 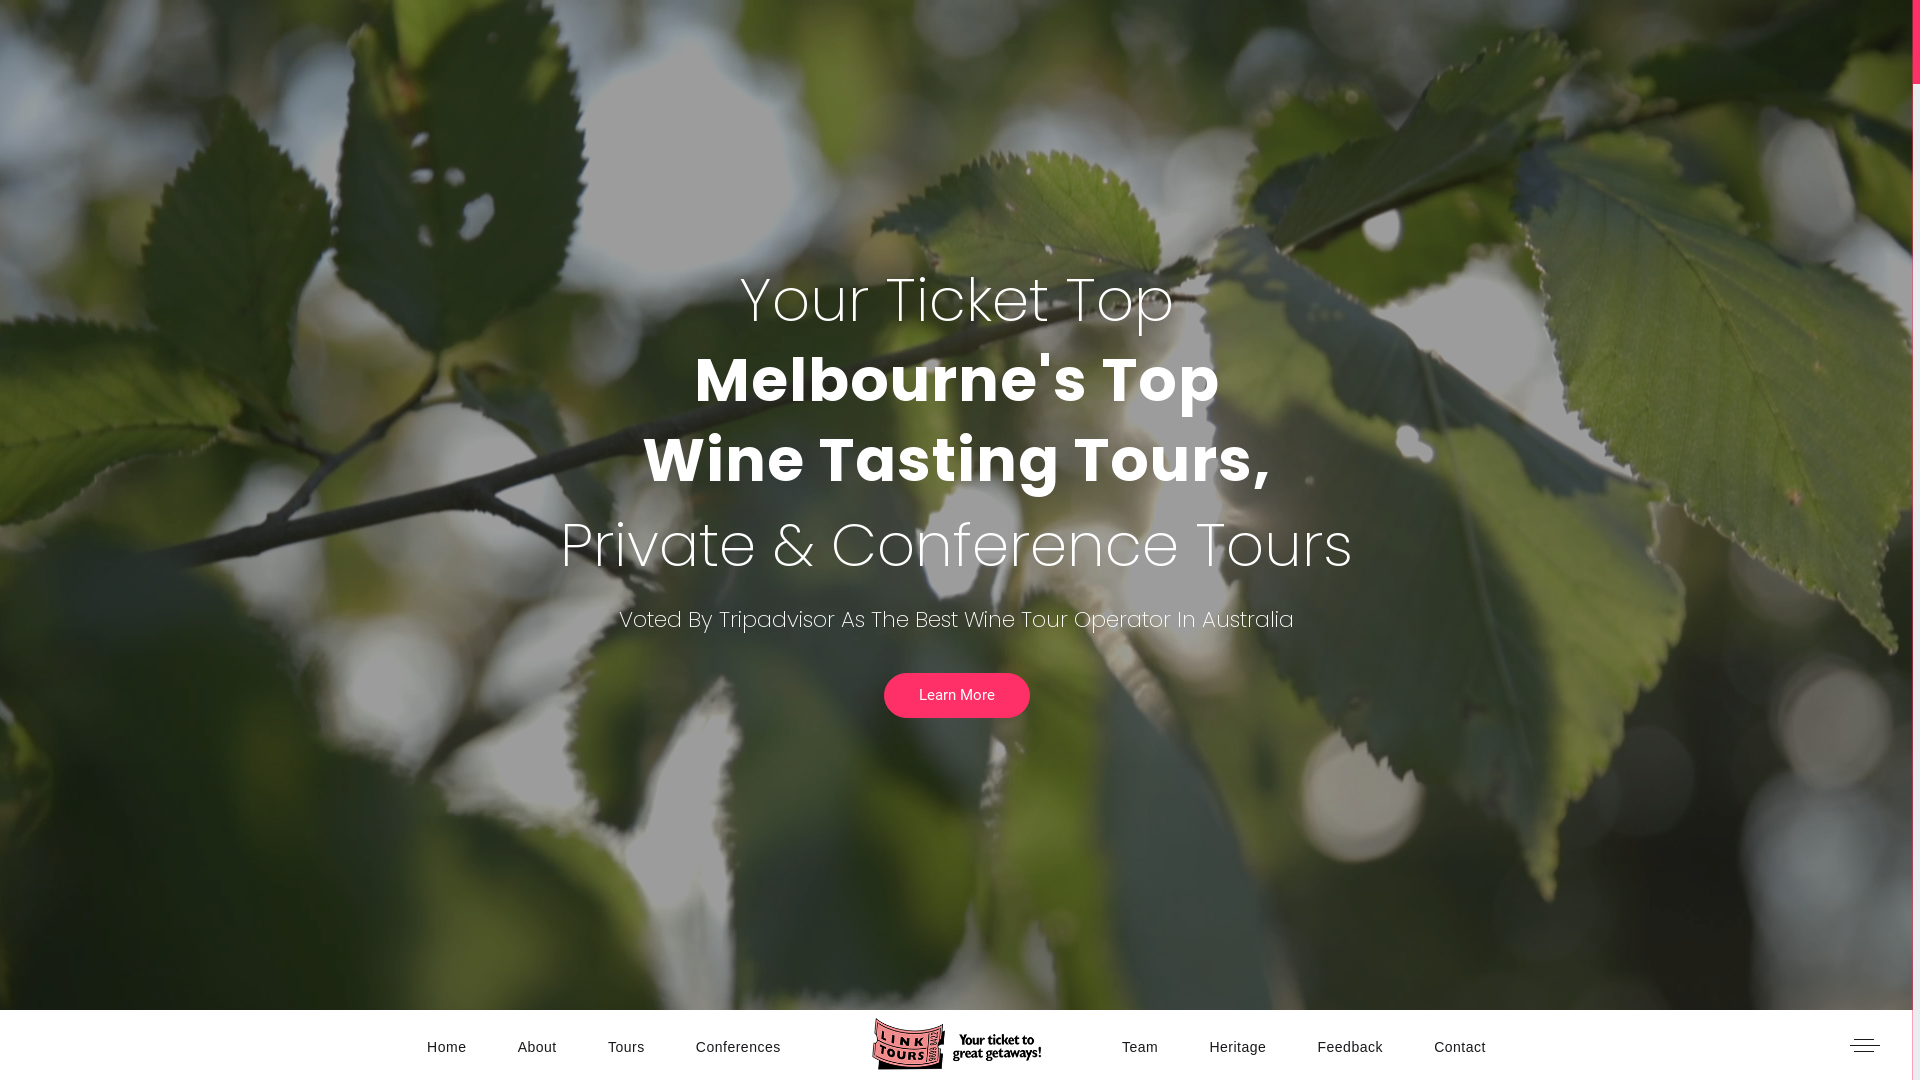 What do you see at coordinates (696, 1044) in the screenshot?
I see `'Conferences'` at bounding box center [696, 1044].